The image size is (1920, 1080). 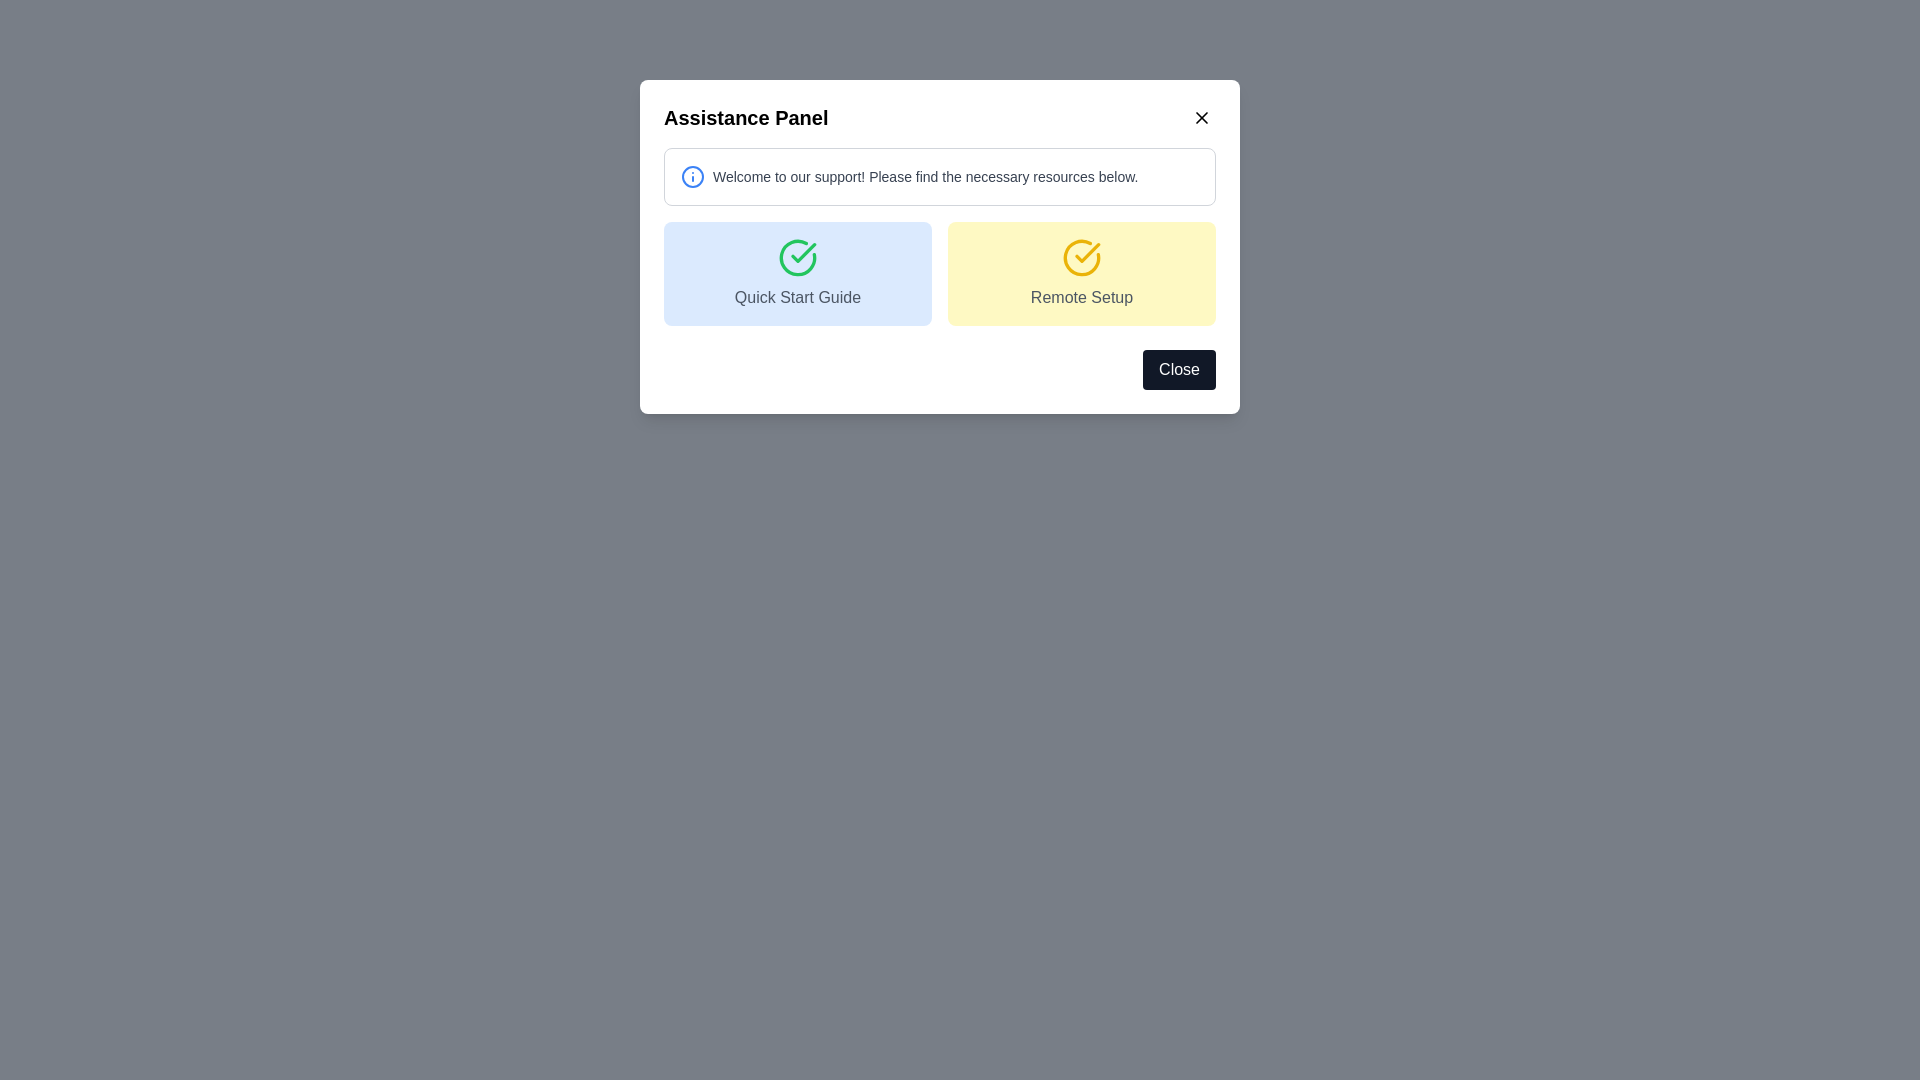 What do you see at coordinates (796, 257) in the screenshot?
I see `the icon indicating the completed or confirmed status in the 'Quick Start Guide' section of the assistance panel` at bounding box center [796, 257].